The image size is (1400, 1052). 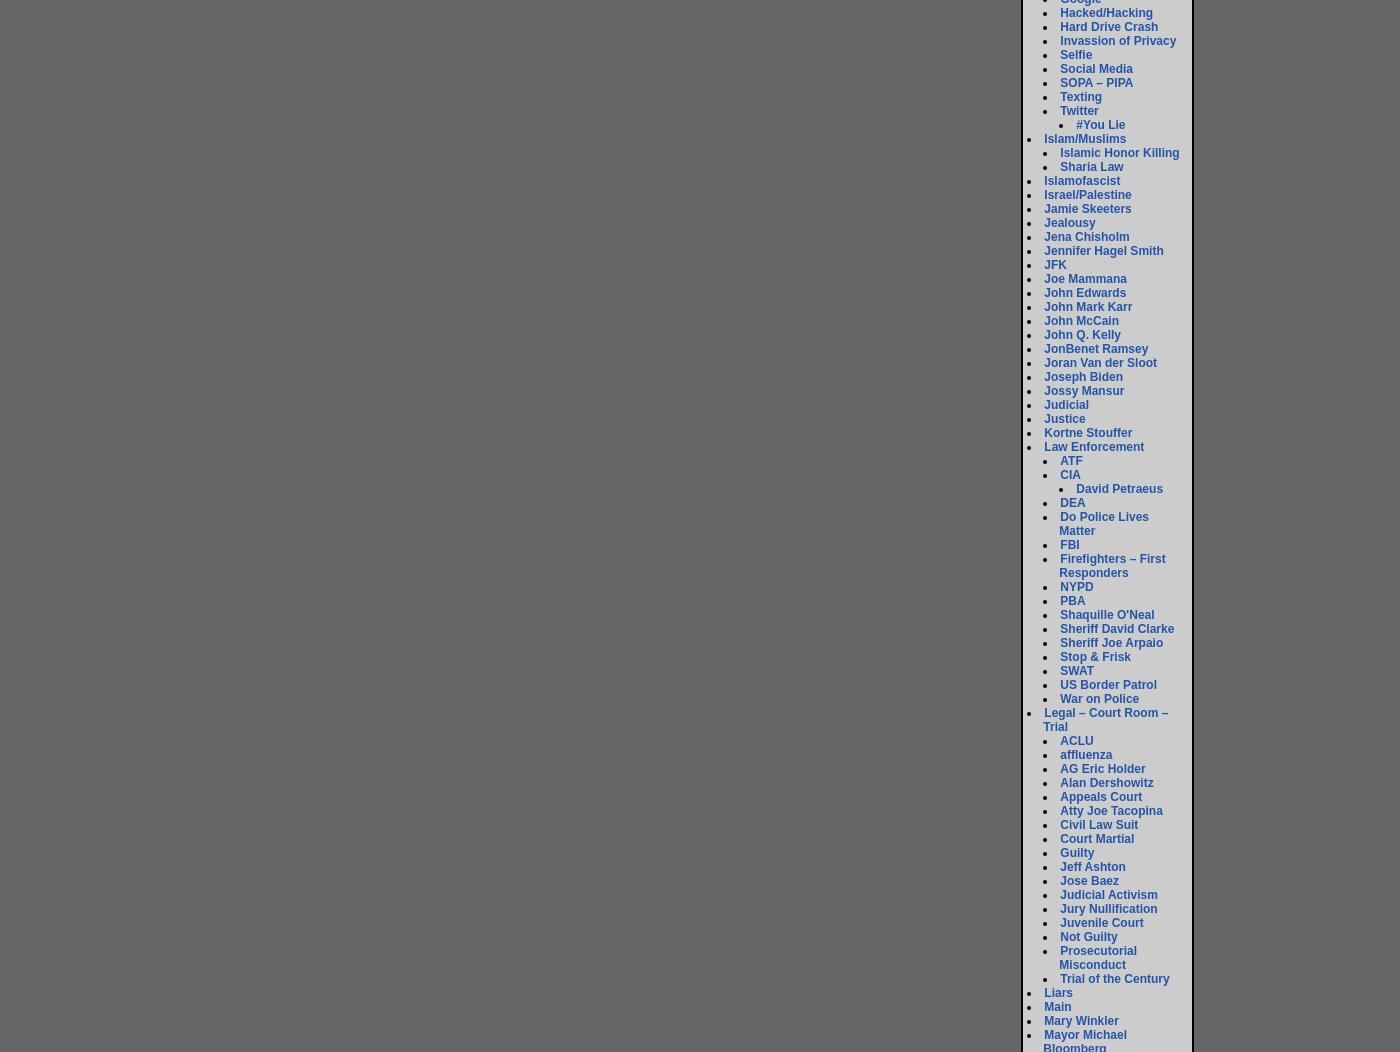 I want to click on 'affluenza', so click(x=1085, y=754).